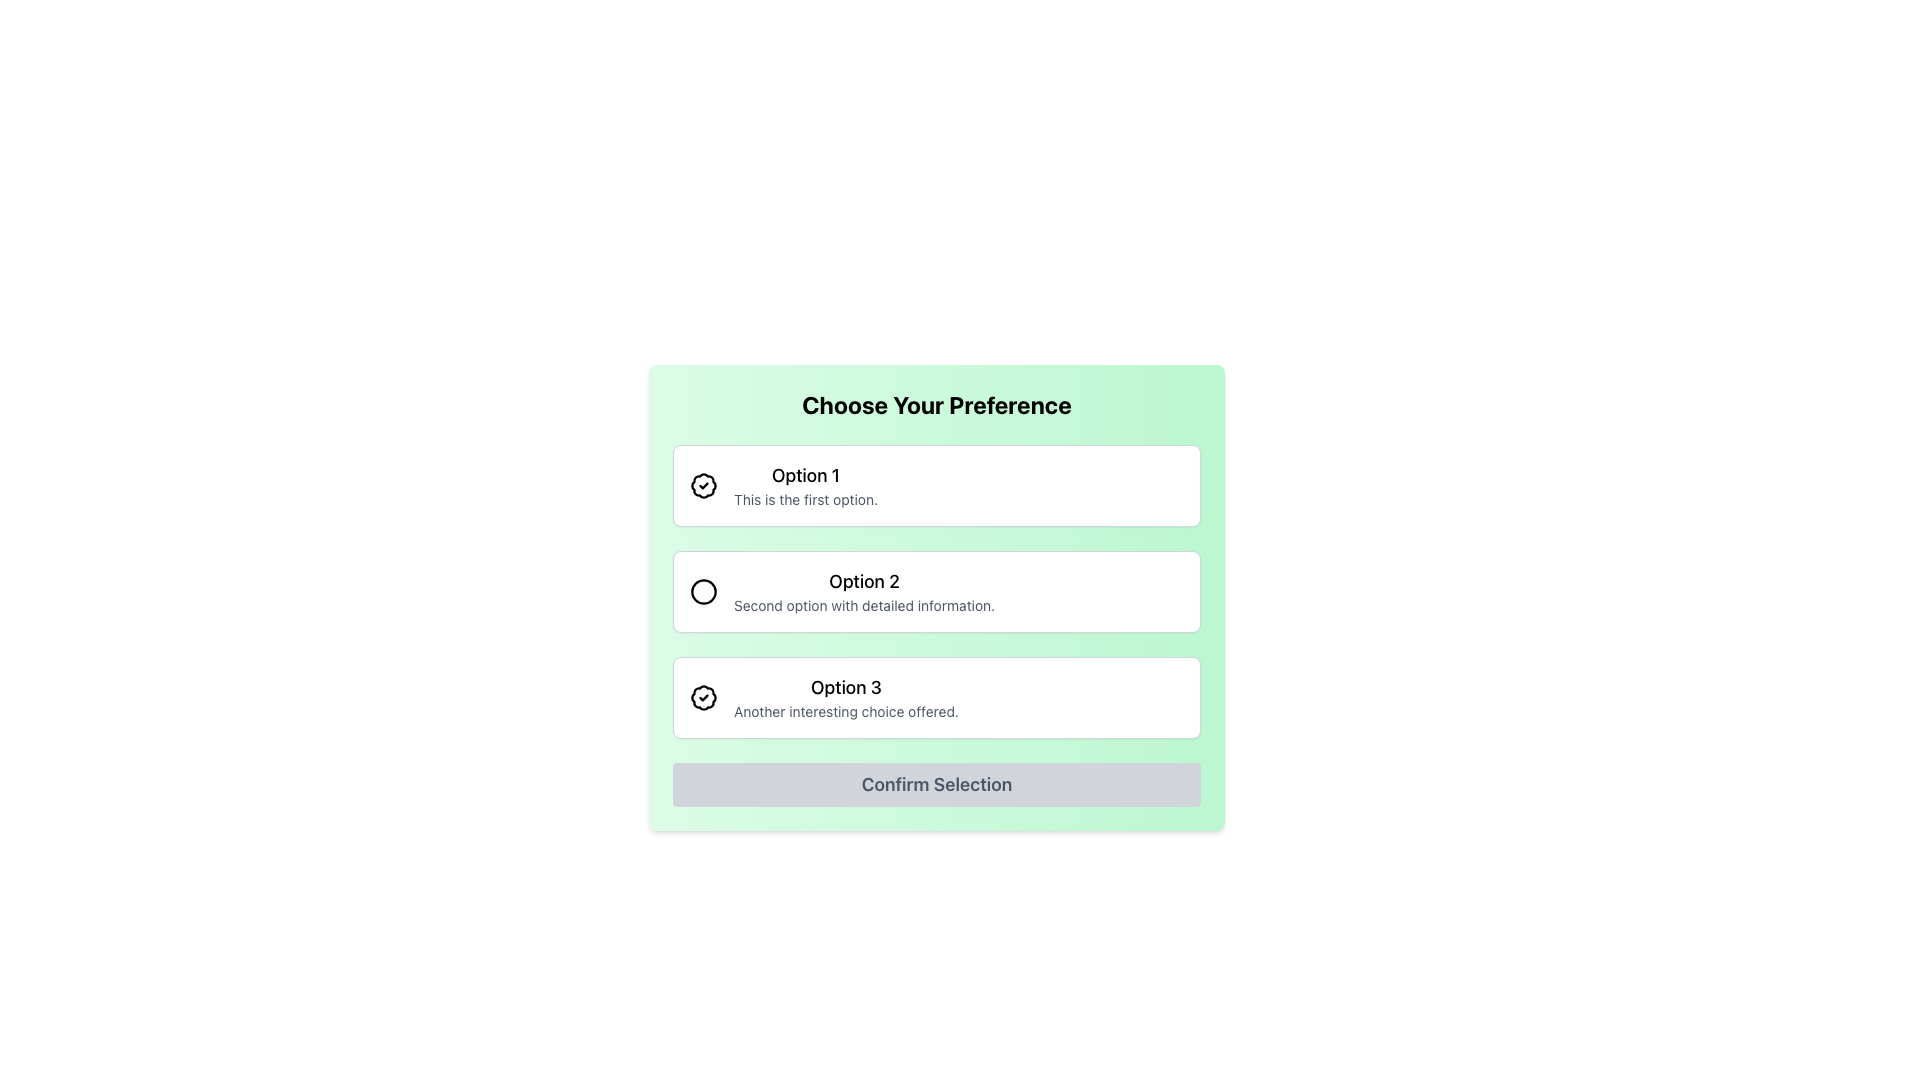 The image size is (1920, 1080). What do you see at coordinates (704, 486) in the screenshot?
I see `the circular graphic icon or emblem located at the start of the 'Option 1' line, which is to the left of the text description 'Option 1 This is the first option.'` at bounding box center [704, 486].